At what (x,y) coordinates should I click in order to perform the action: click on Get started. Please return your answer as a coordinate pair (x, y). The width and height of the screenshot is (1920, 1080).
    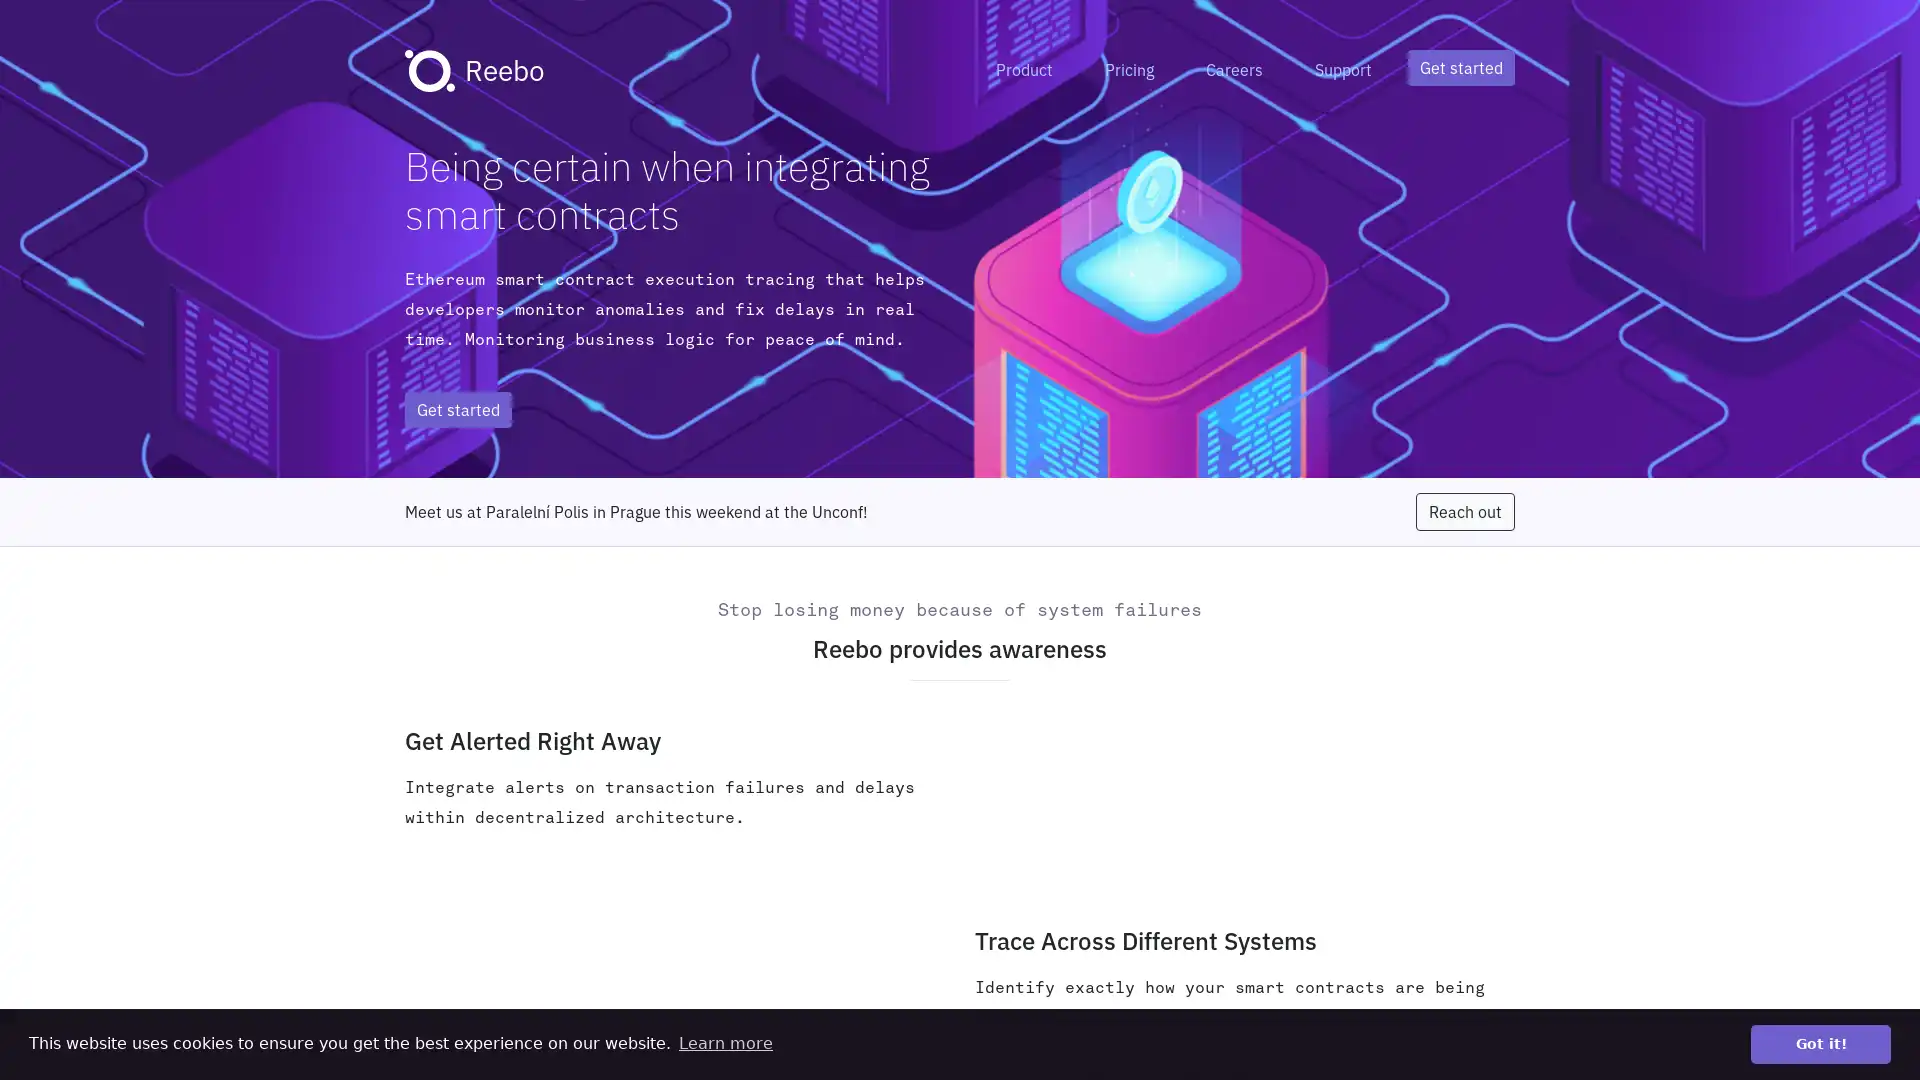
    Looking at the image, I should click on (457, 408).